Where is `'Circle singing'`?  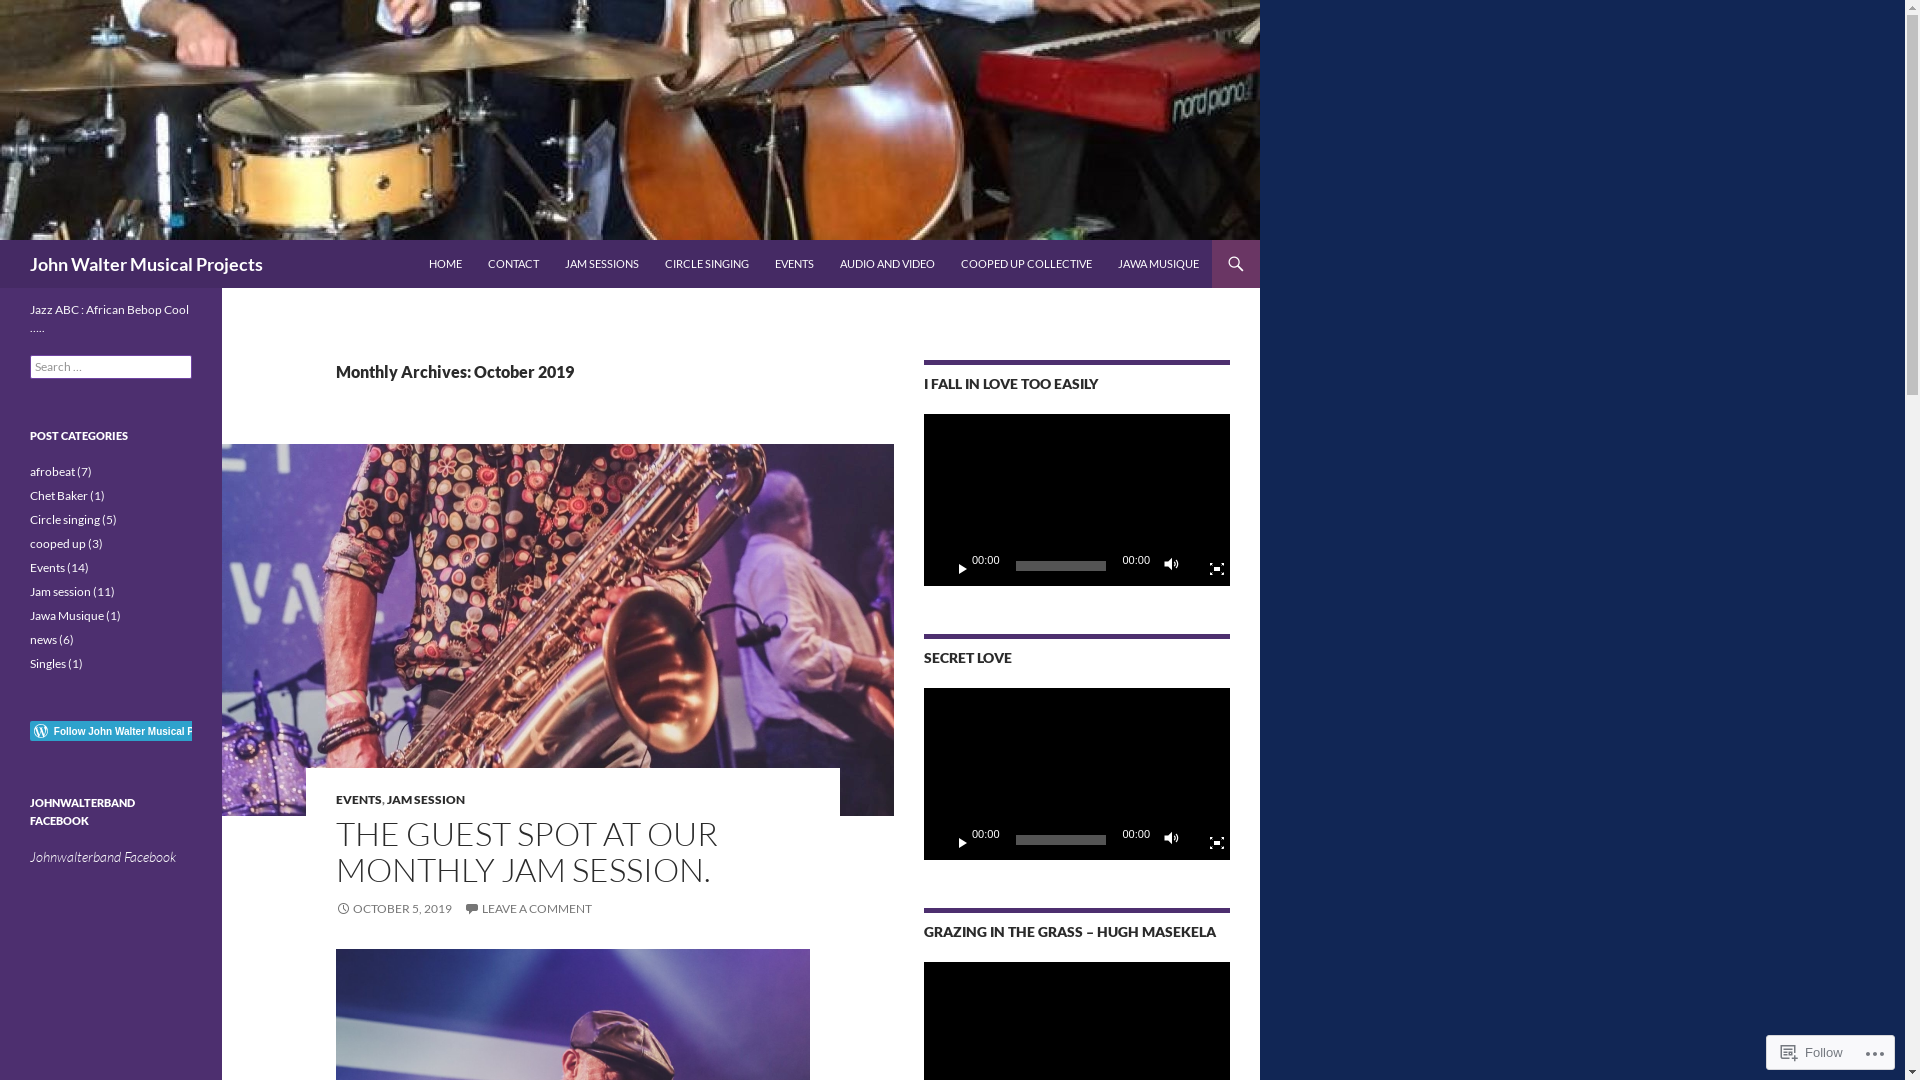
'Circle singing' is located at coordinates (65, 518).